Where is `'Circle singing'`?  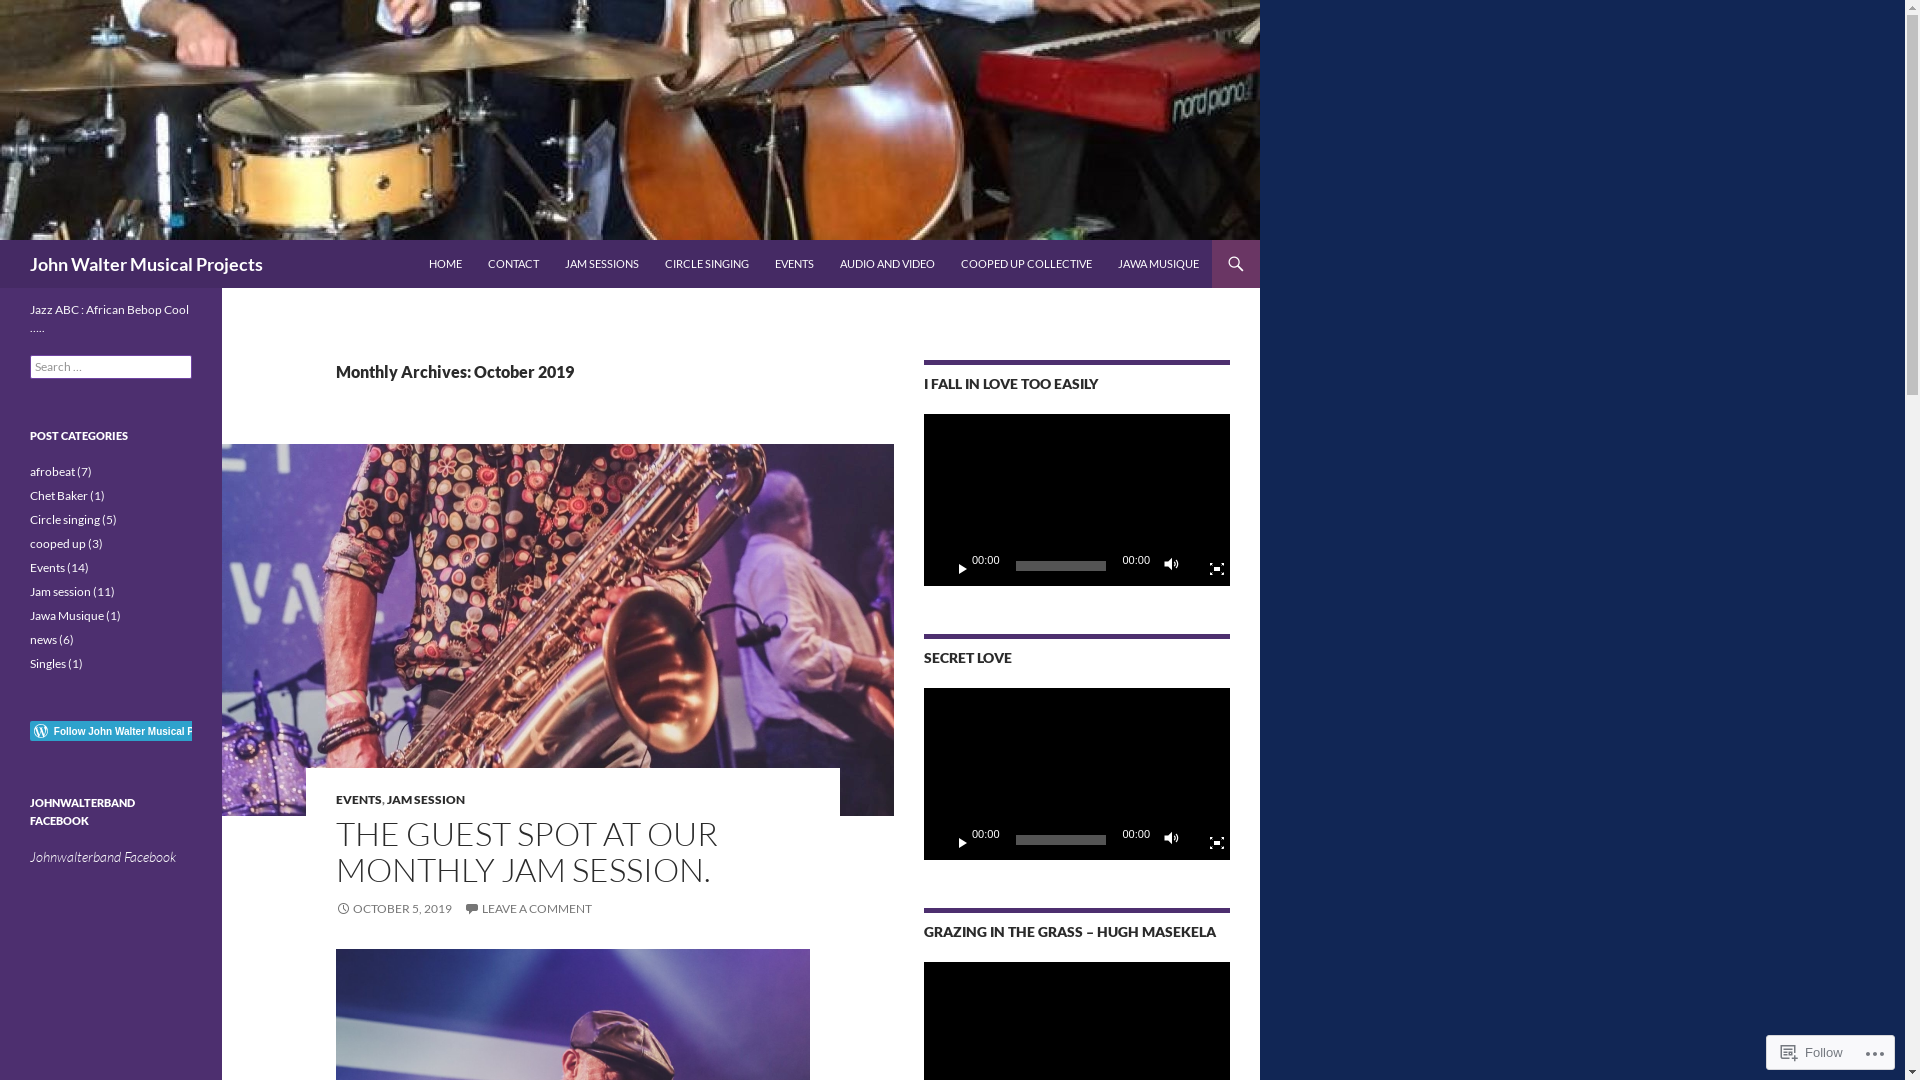
'Circle singing' is located at coordinates (65, 518).